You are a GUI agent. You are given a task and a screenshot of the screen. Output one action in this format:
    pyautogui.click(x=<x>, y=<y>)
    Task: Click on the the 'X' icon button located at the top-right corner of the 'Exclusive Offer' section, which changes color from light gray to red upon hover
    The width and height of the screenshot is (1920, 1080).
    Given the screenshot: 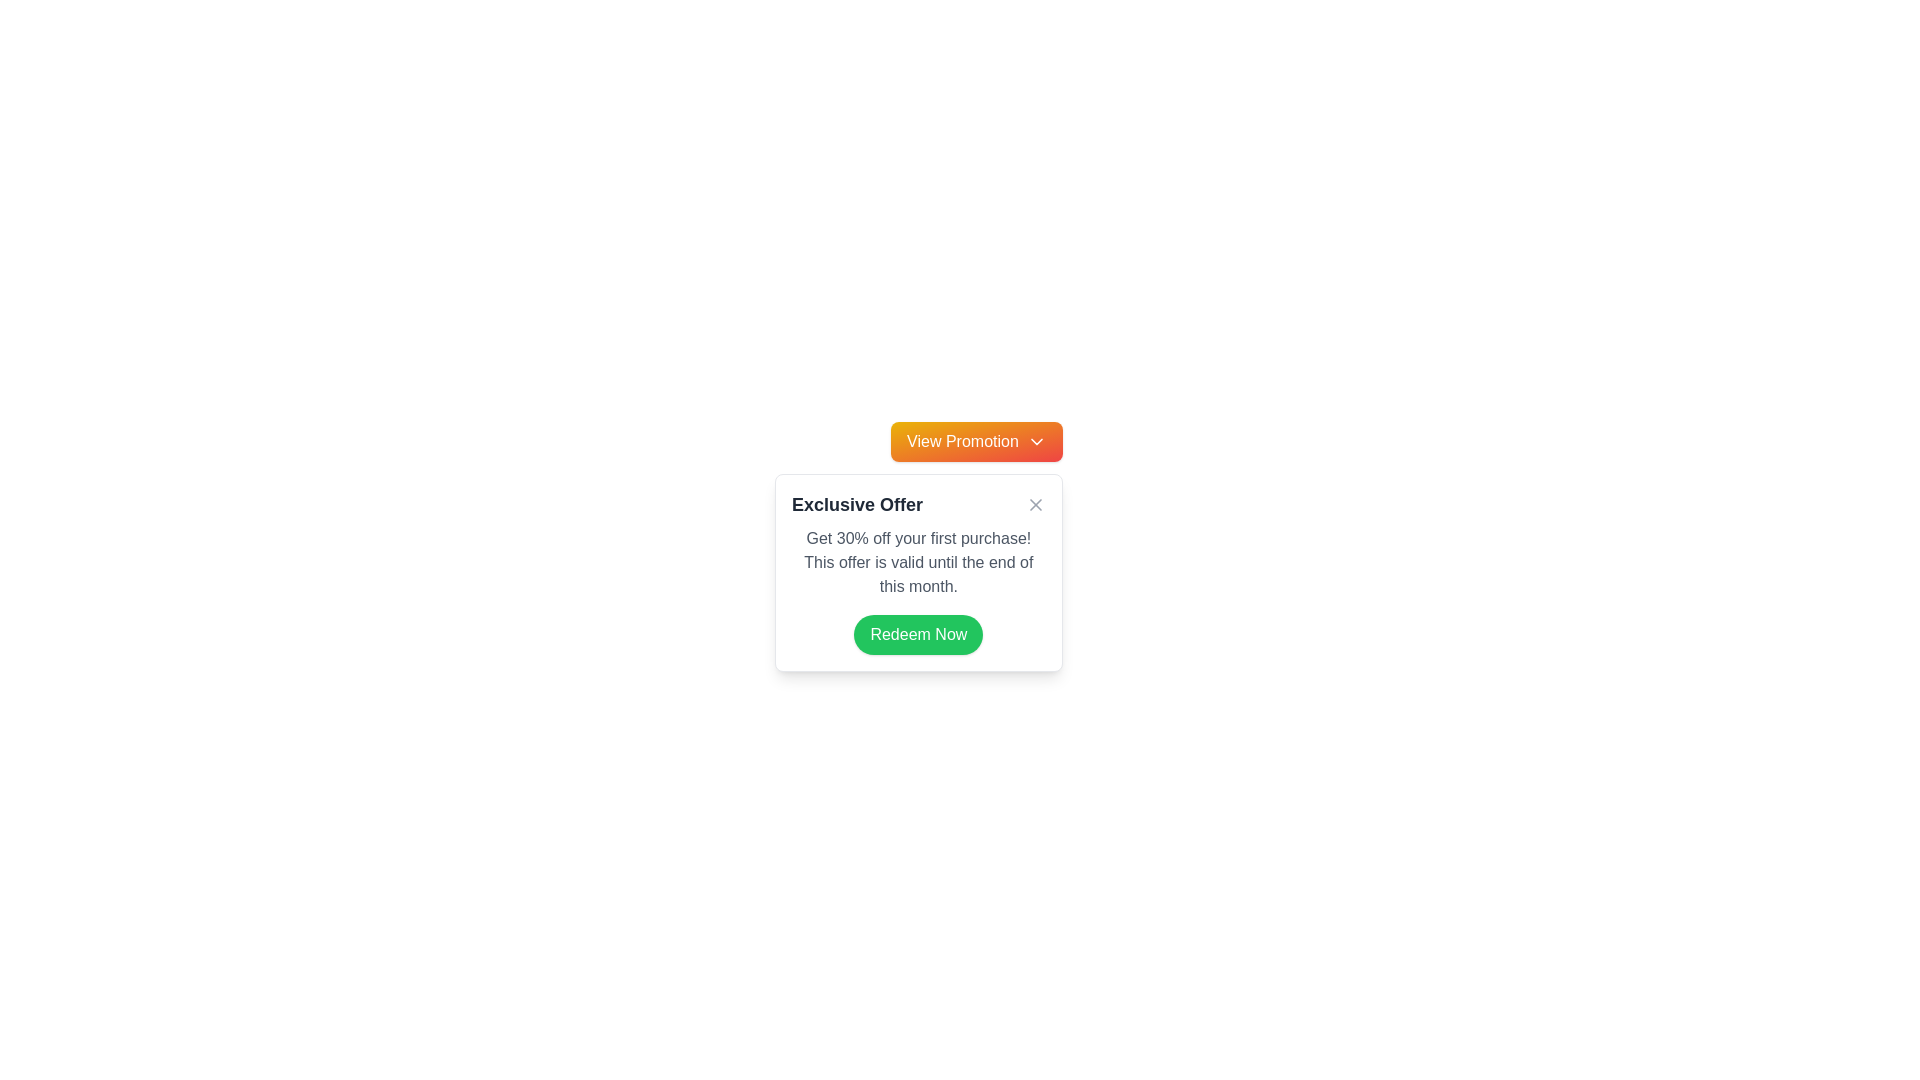 What is the action you would take?
    pyautogui.click(x=1035, y=504)
    